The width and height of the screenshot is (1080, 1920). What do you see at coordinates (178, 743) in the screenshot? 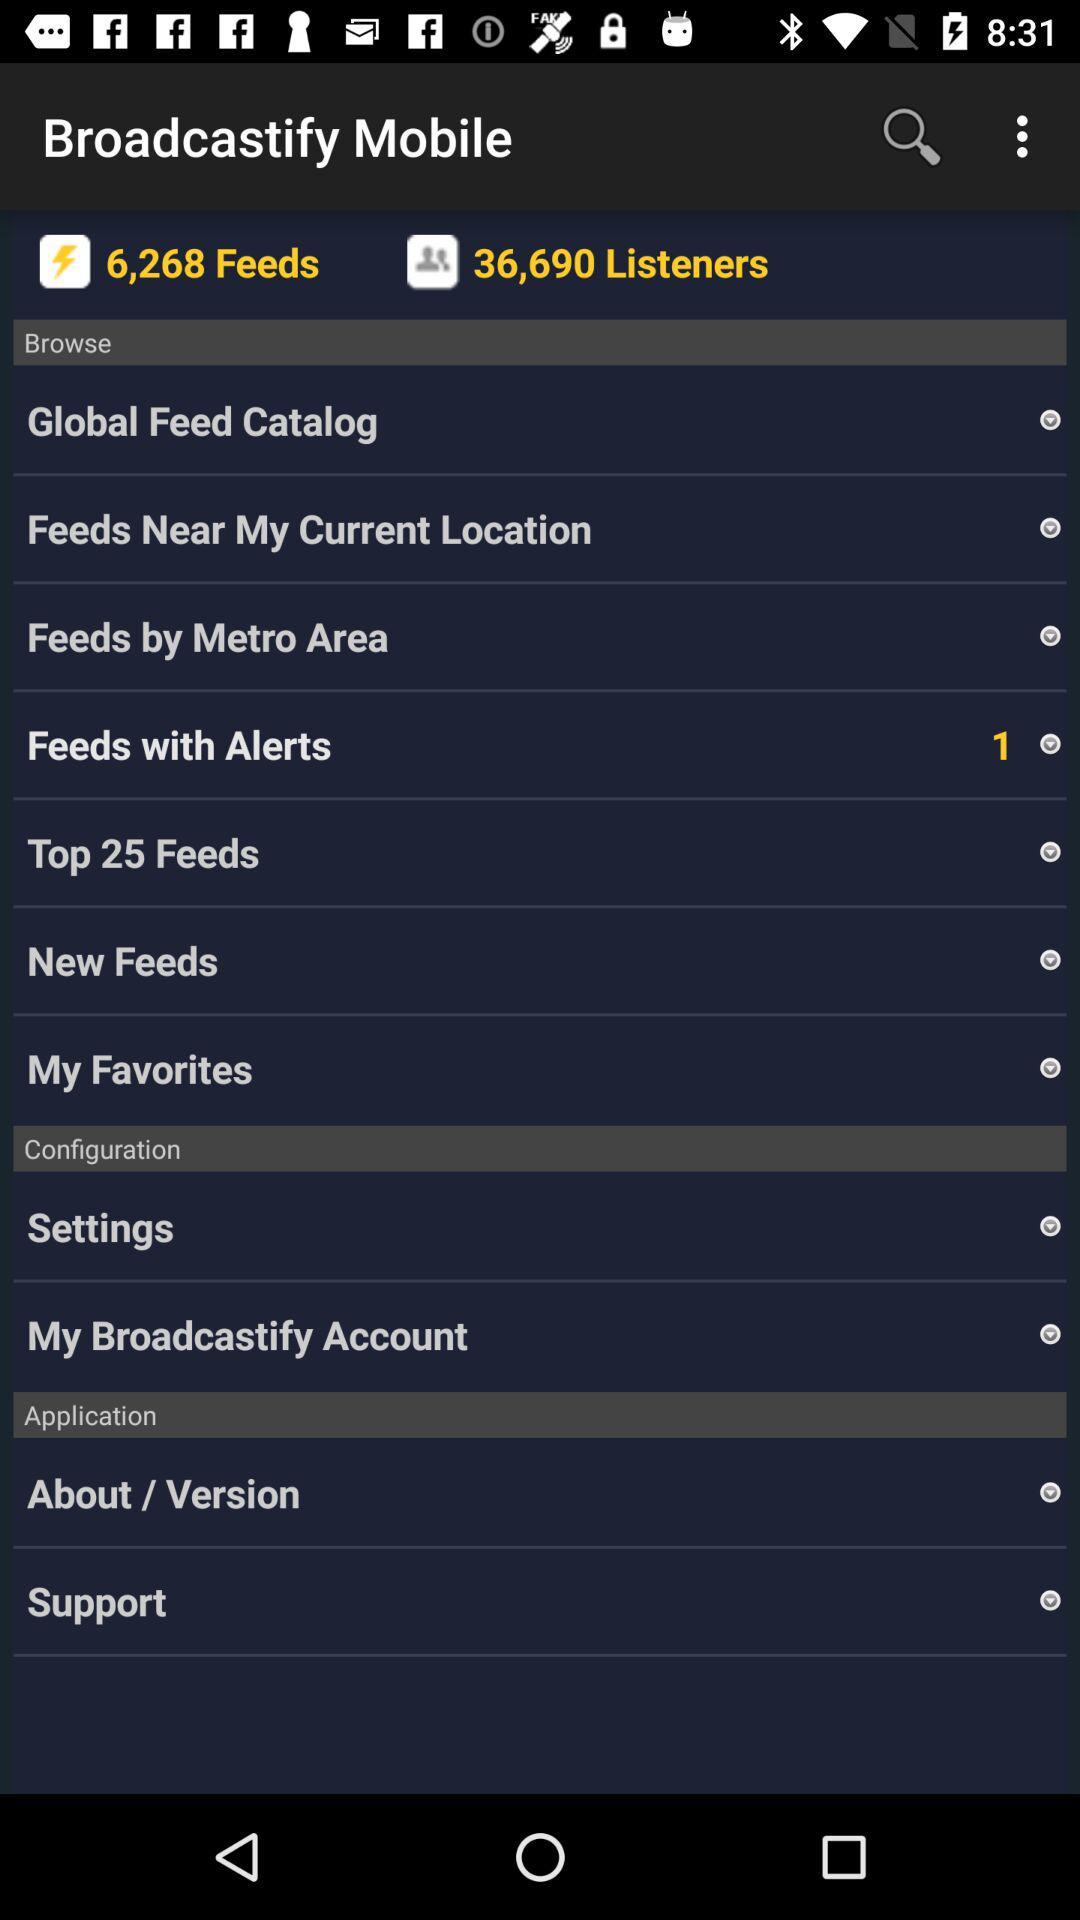
I see `the feeds with alerts on the left` at bounding box center [178, 743].